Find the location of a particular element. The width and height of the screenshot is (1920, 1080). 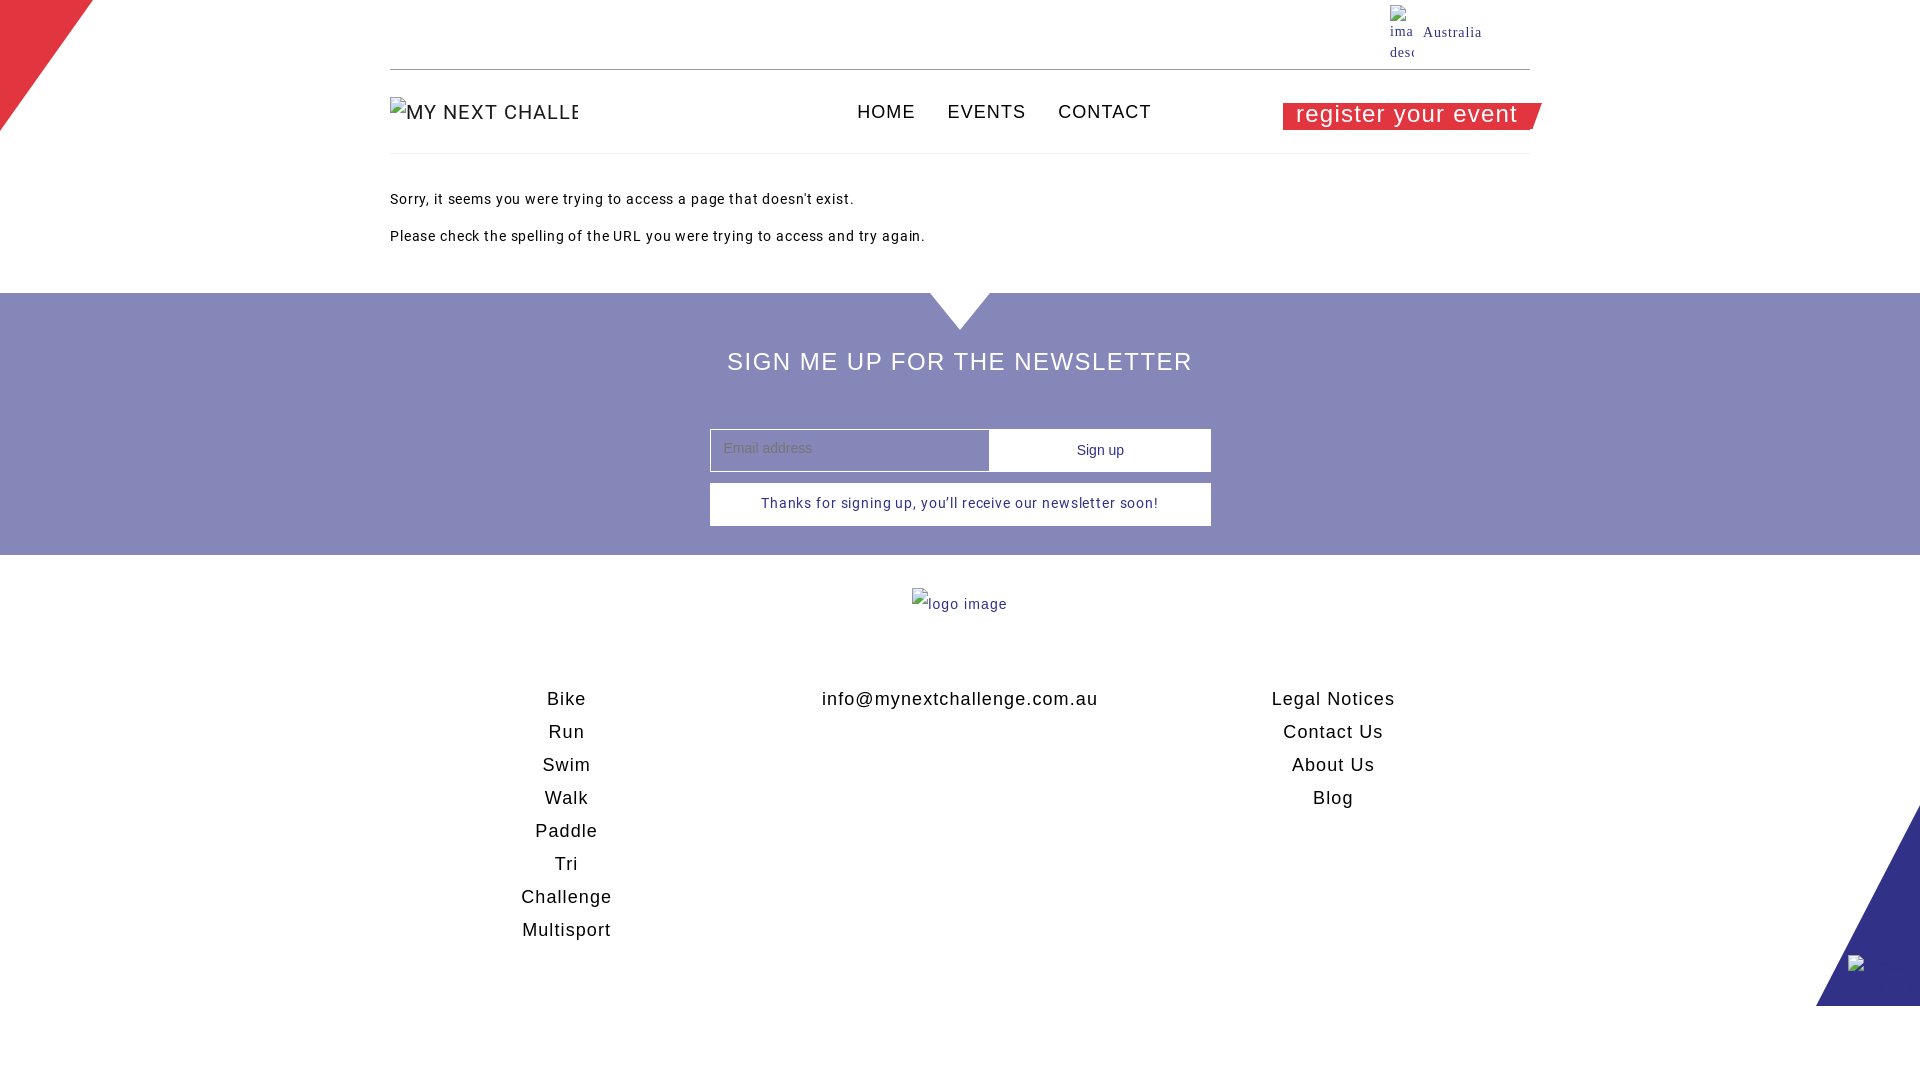

'Walk' is located at coordinates (565, 797).